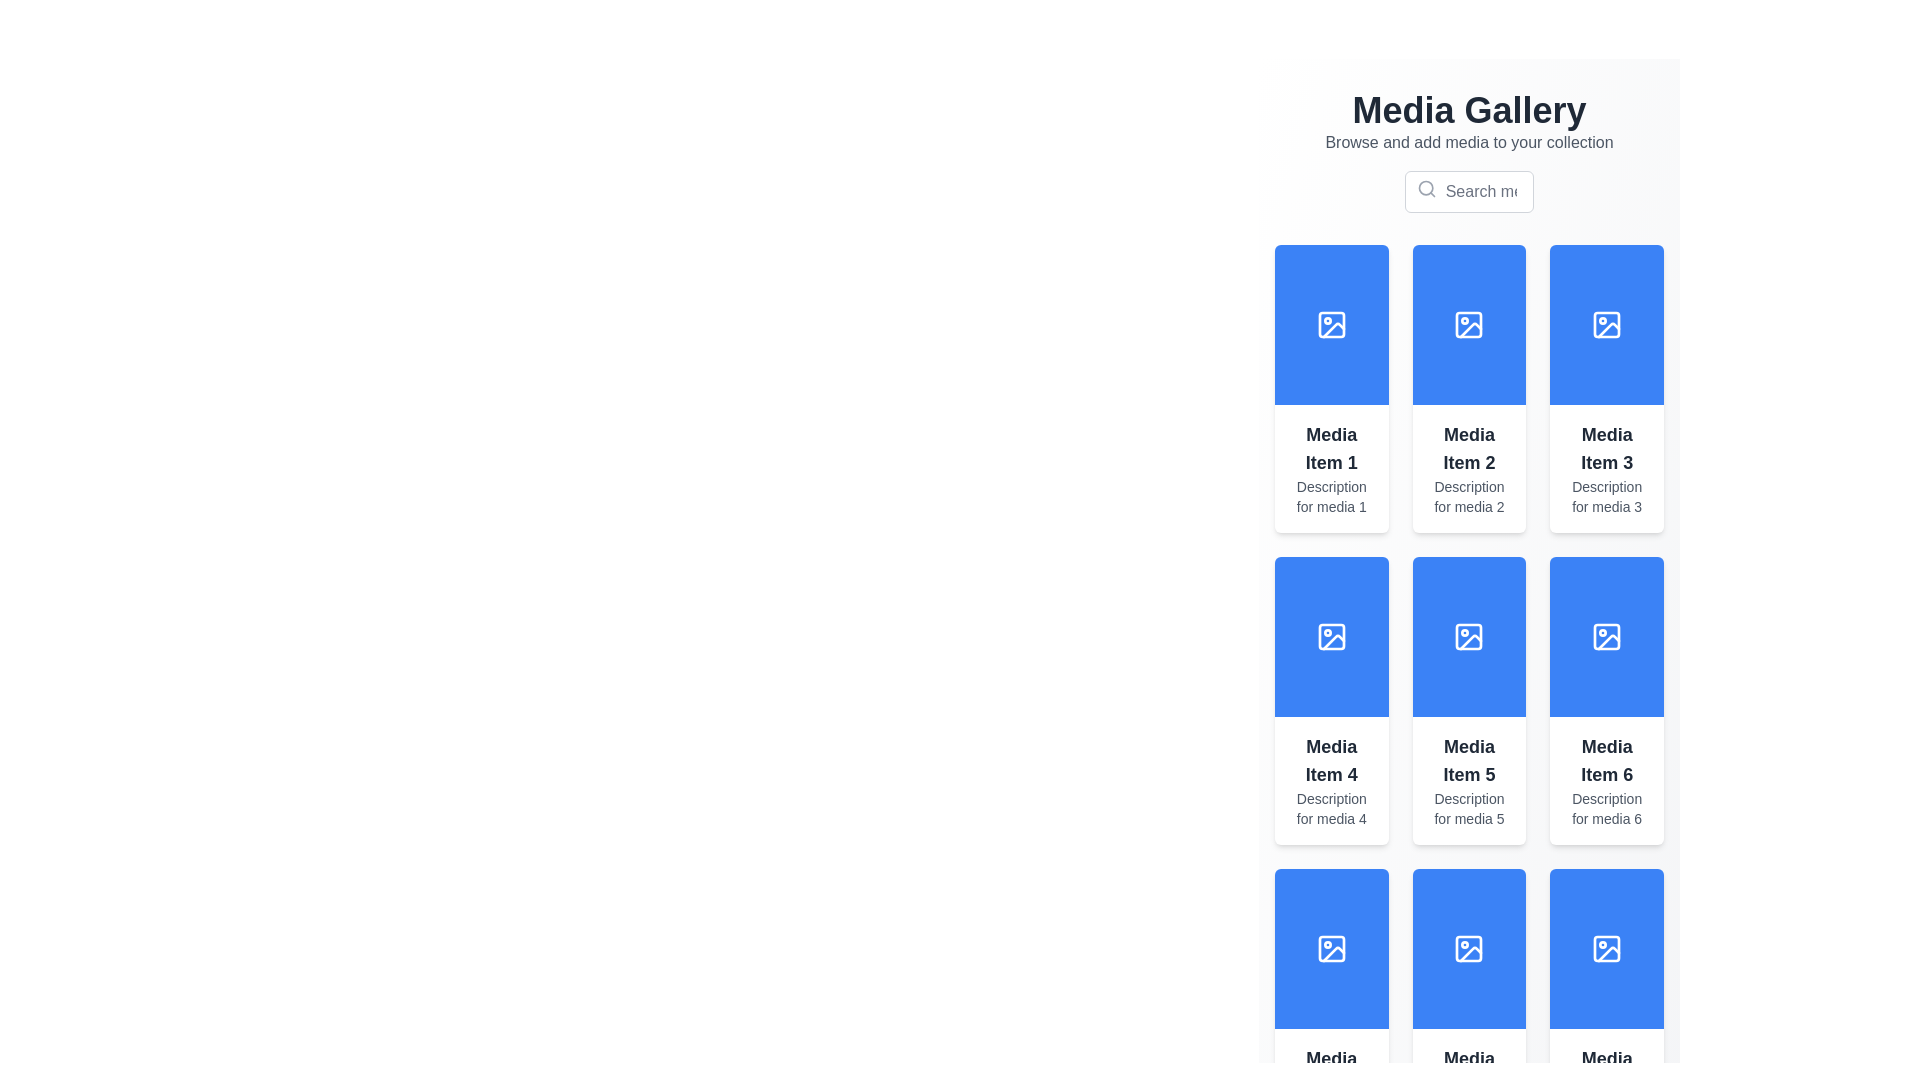 The height and width of the screenshot is (1080, 1920). Describe the element at coordinates (1607, 808) in the screenshot. I see `the text 'Description for media 6' for copying, which is styled in a small light gray font and located below the title 'Media Item 6' in the card situated in the third column, second row of the grid layout` at that location.